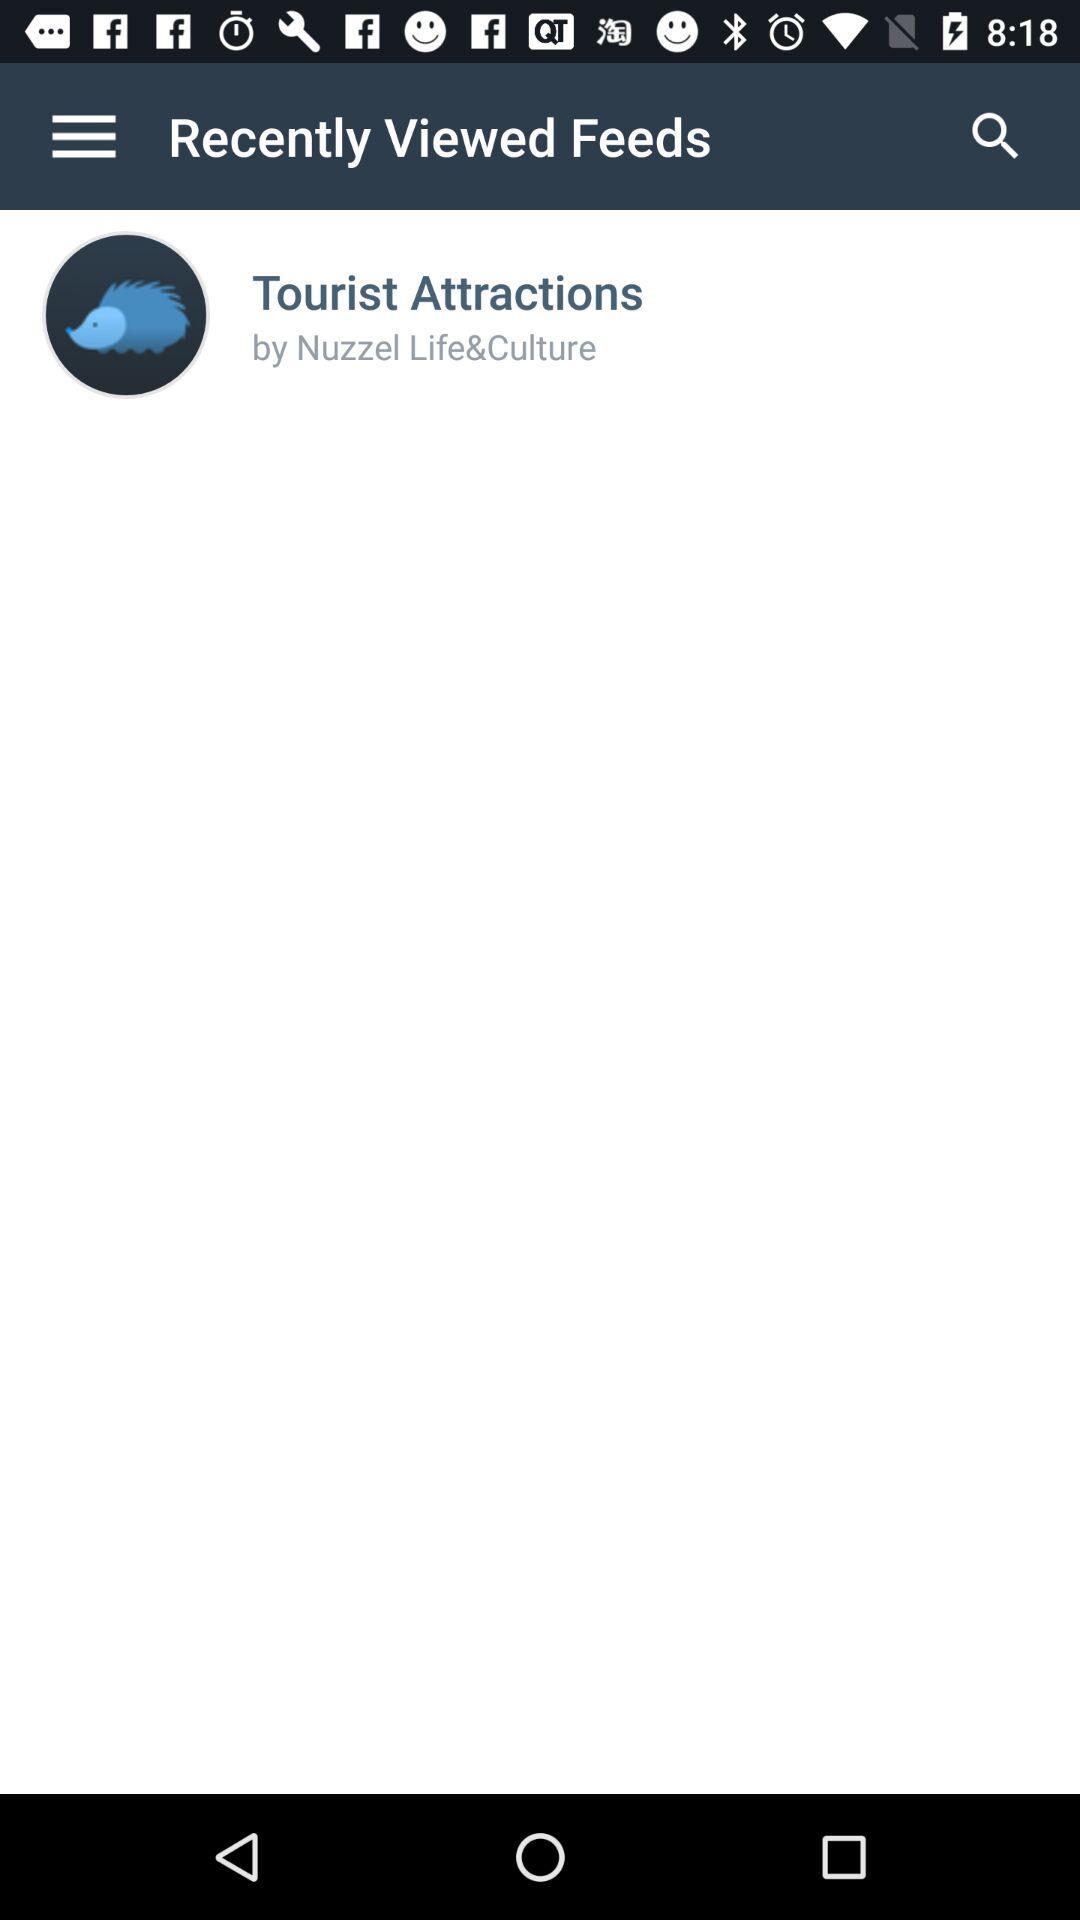  I want to click on item next to the recently viewed feeds item, so click(104, 135).